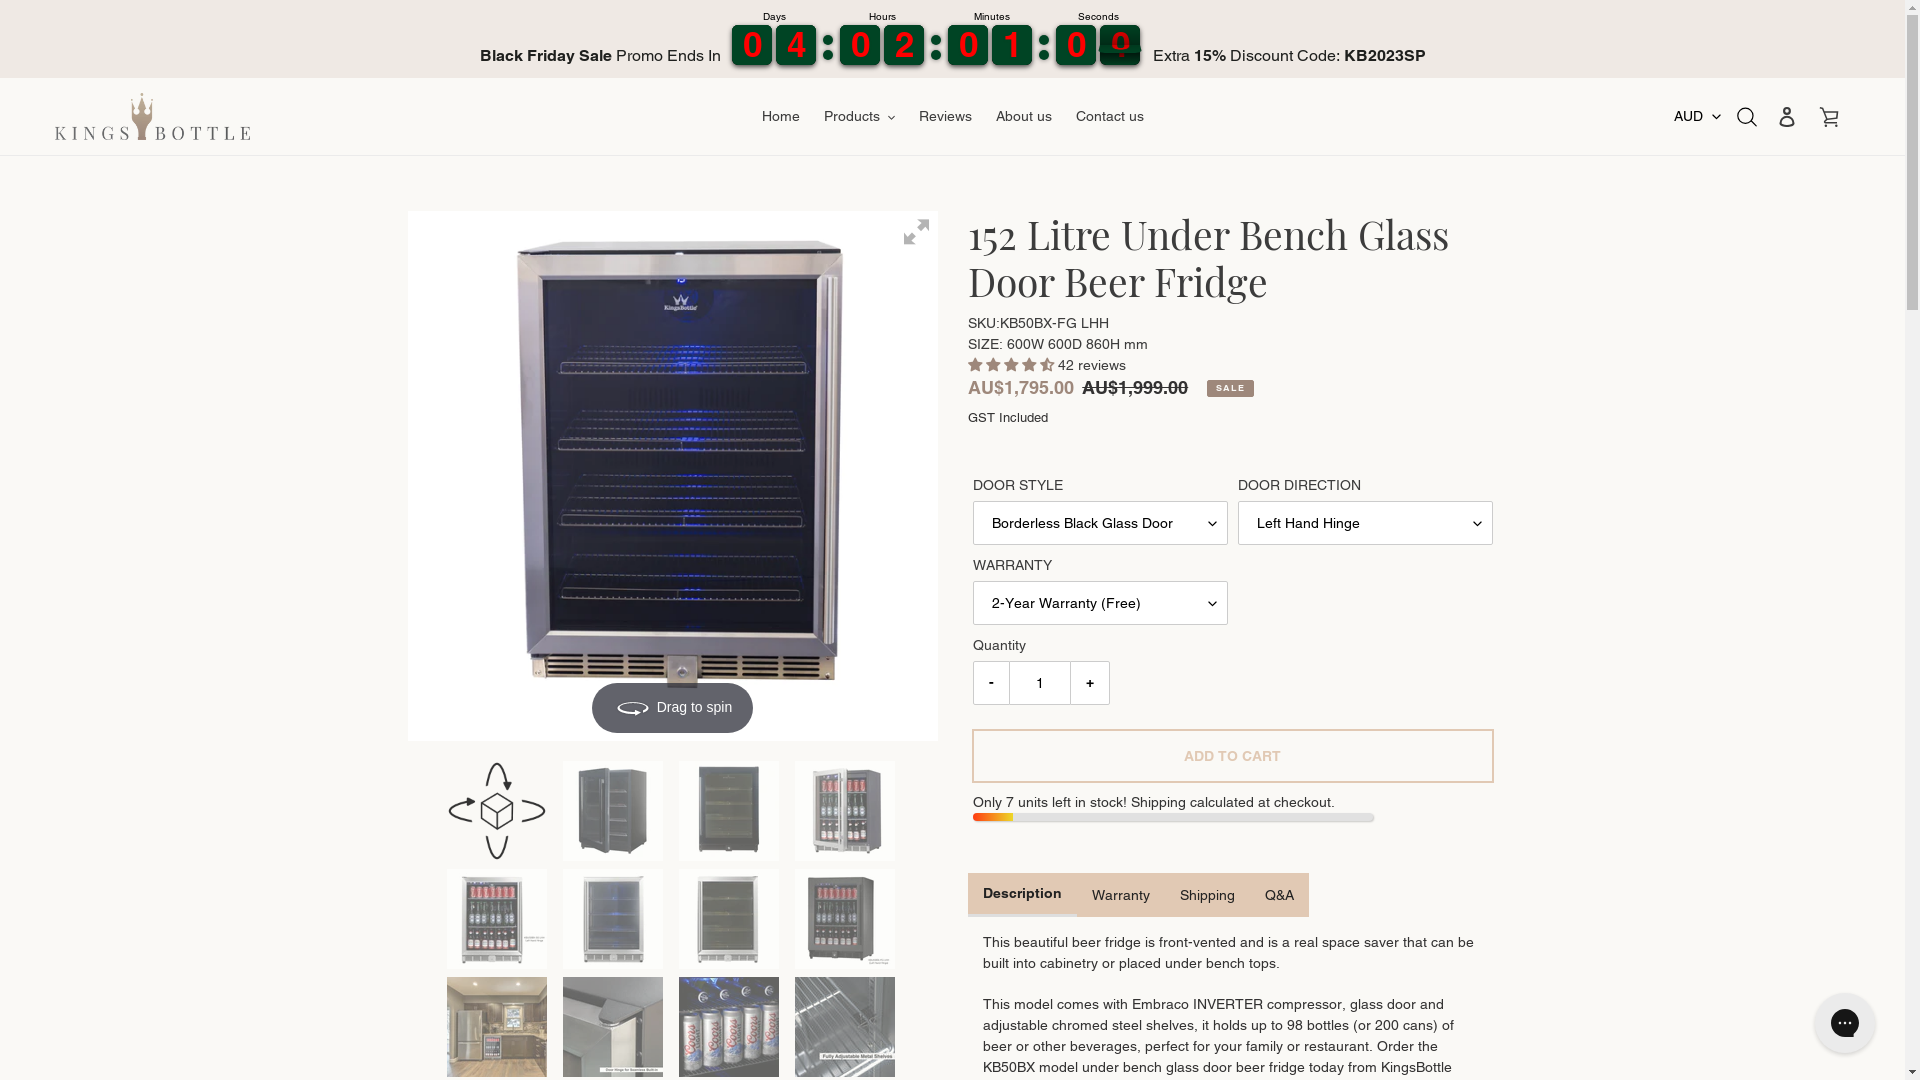 This screenshot has width=1920, height=1080. I want to click on 'Contact us', so click(1064, 116).